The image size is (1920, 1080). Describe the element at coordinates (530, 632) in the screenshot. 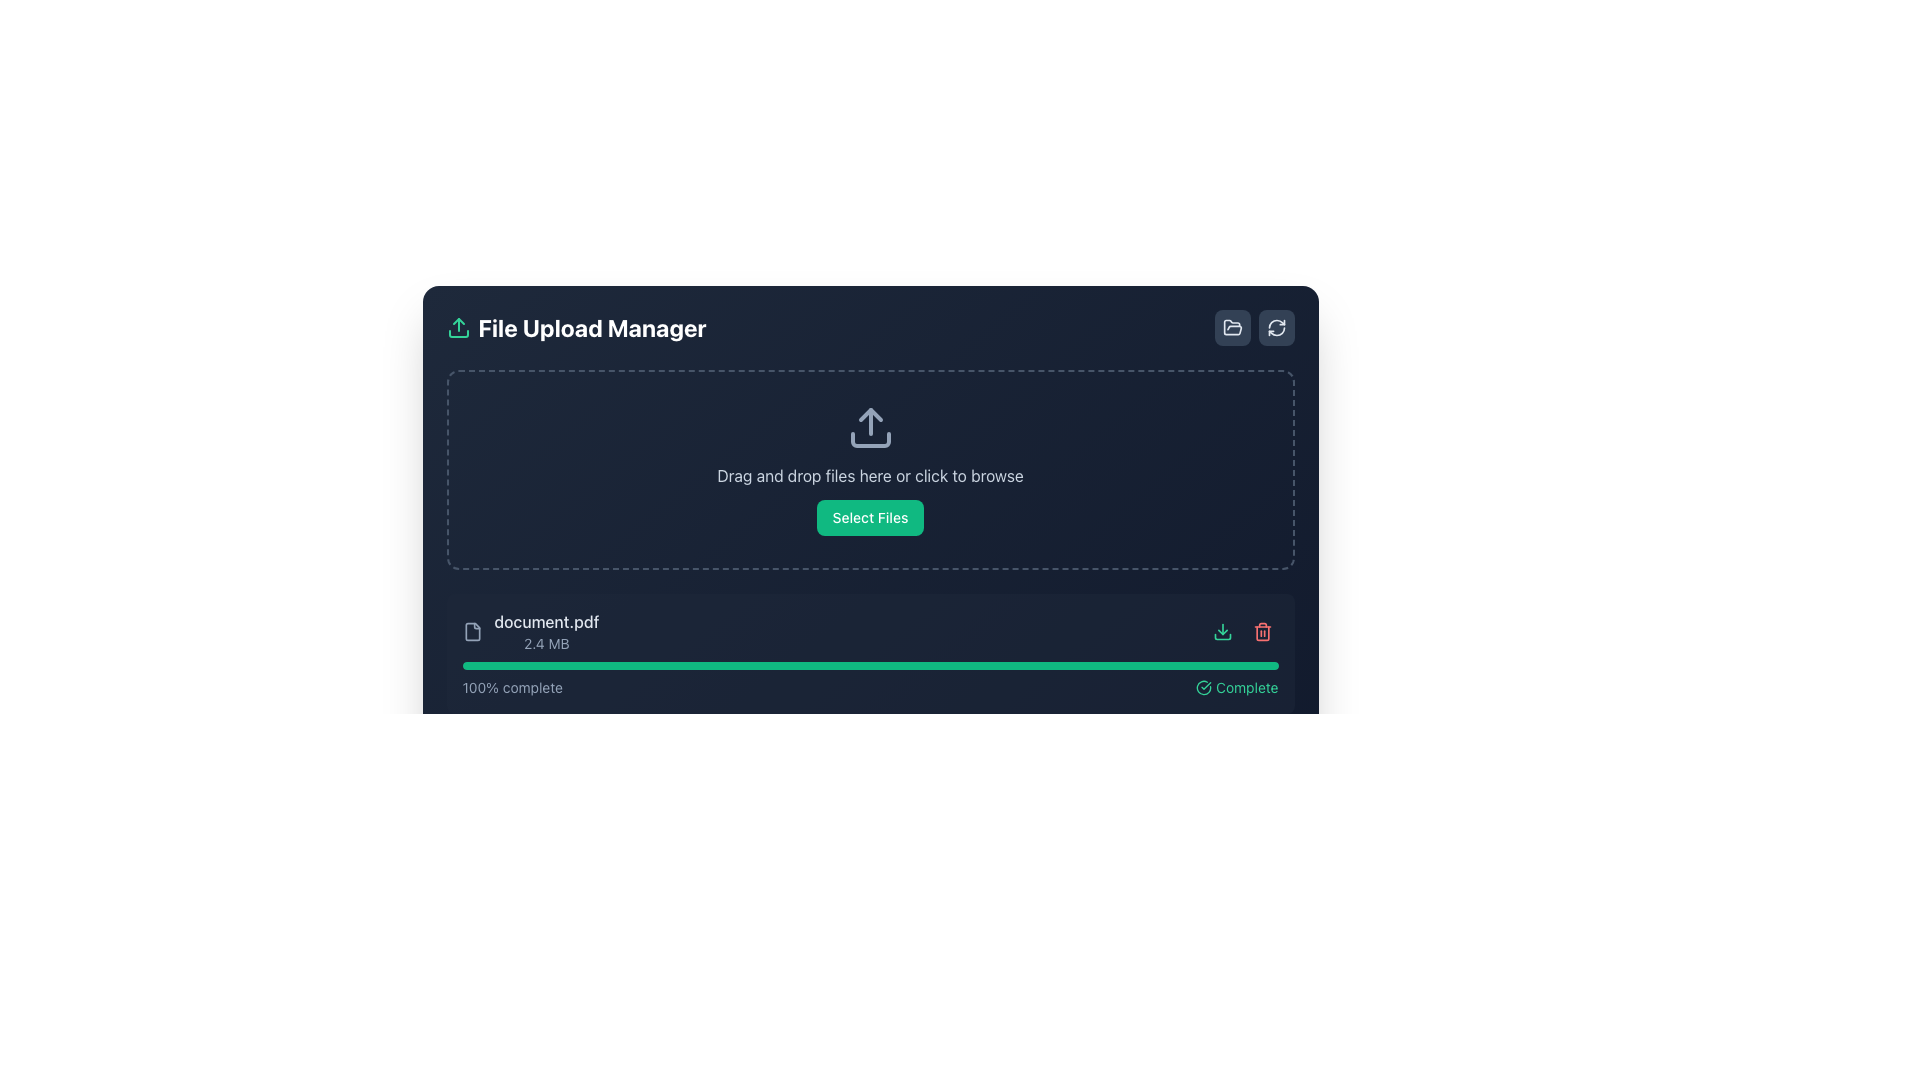

I see `the File display component that shows 'document.pdf' and '2.4 MB', positioned as the leftmost detail in the row of the file upload section` at that location.